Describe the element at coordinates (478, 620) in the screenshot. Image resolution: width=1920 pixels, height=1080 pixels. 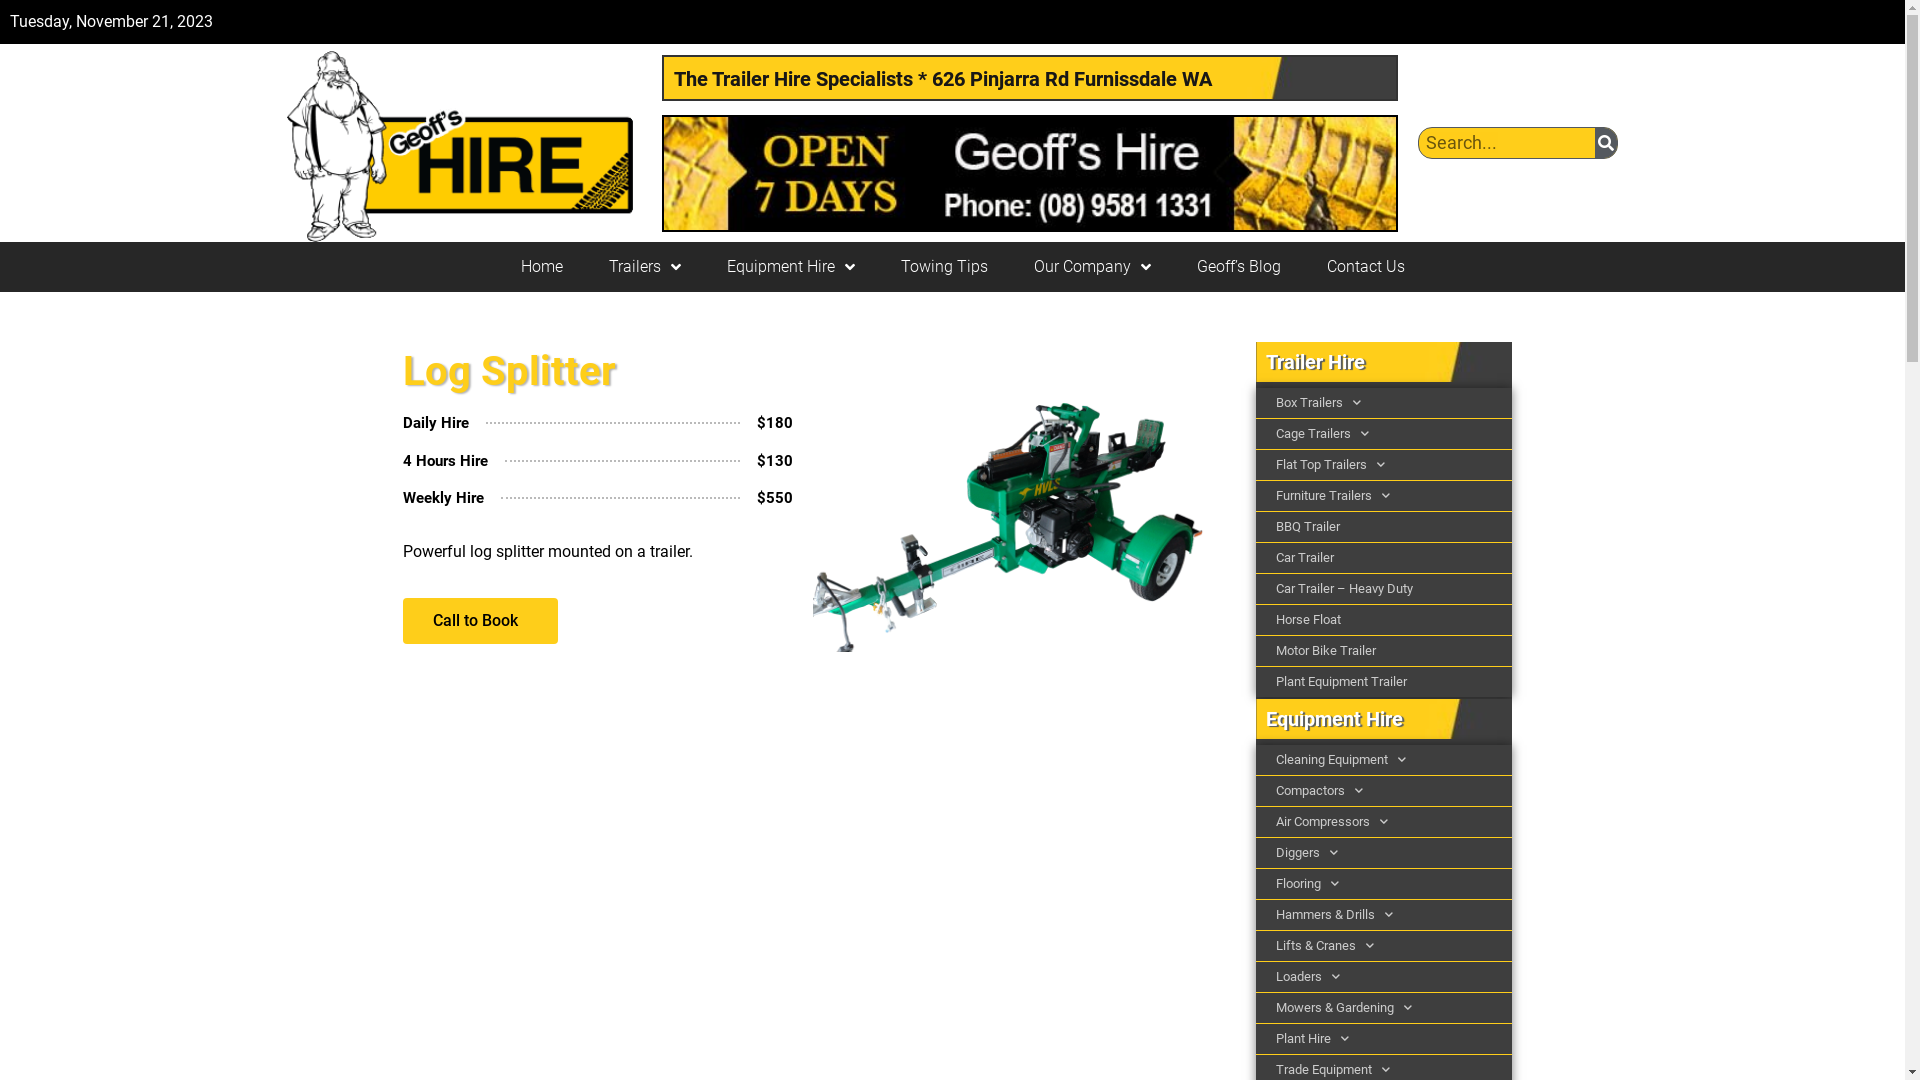
I see `'Call to Book'` at that location.